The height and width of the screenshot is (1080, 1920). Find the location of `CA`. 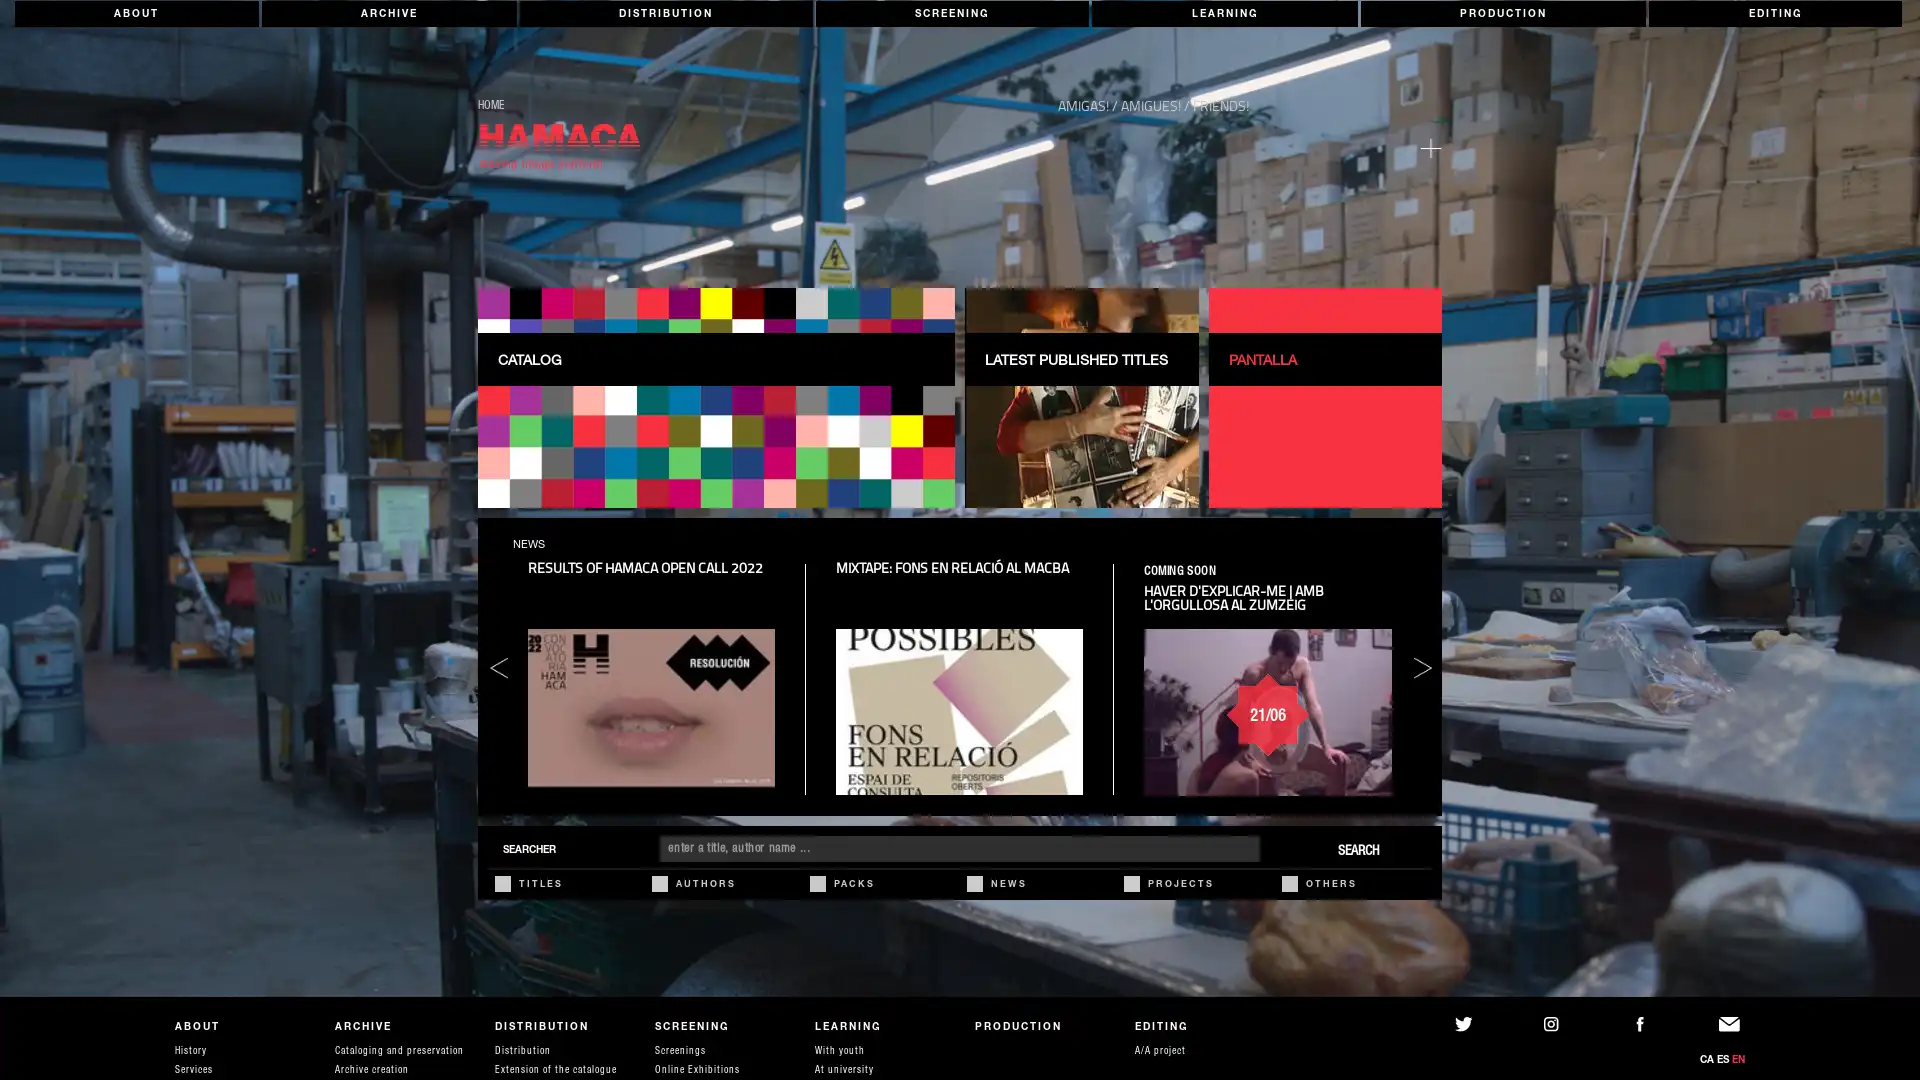

CA is located at coordinates (1704, 1059).